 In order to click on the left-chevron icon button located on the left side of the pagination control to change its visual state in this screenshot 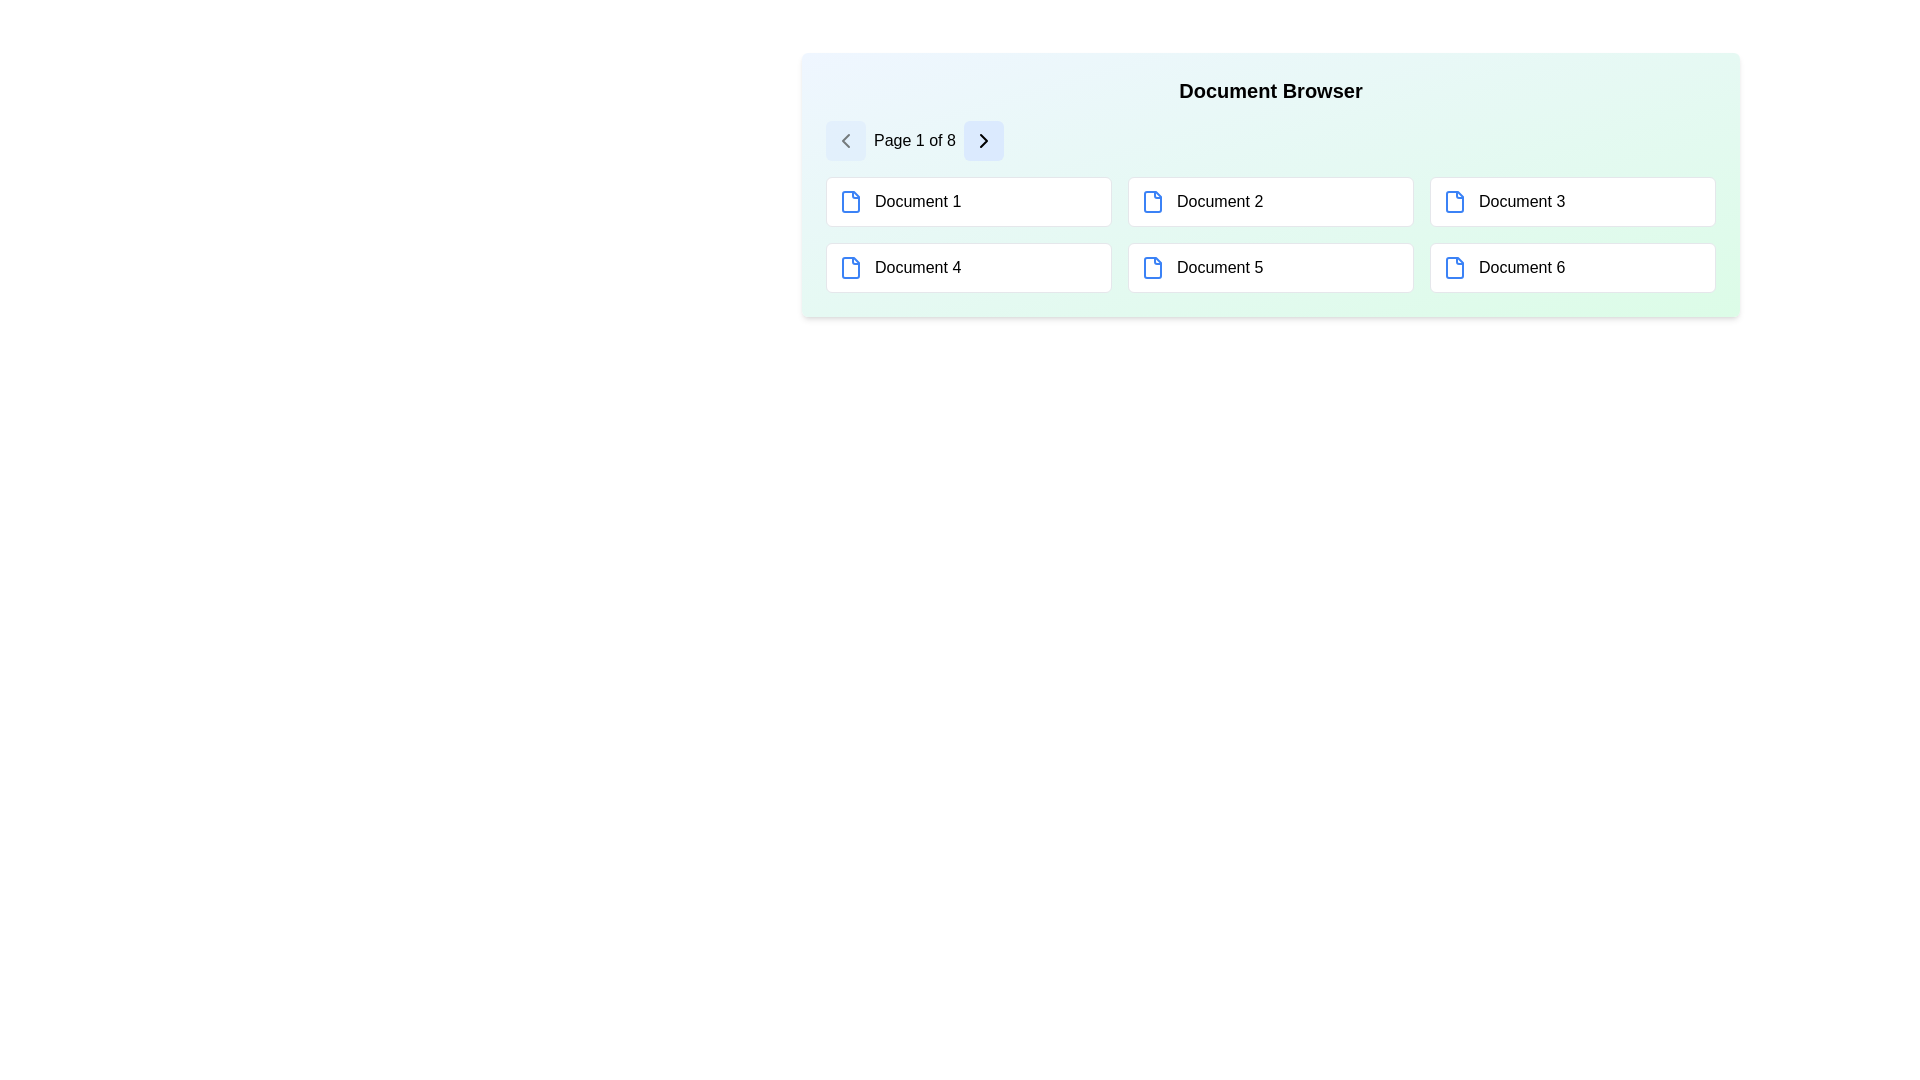, I will do `click(845, 140)`.